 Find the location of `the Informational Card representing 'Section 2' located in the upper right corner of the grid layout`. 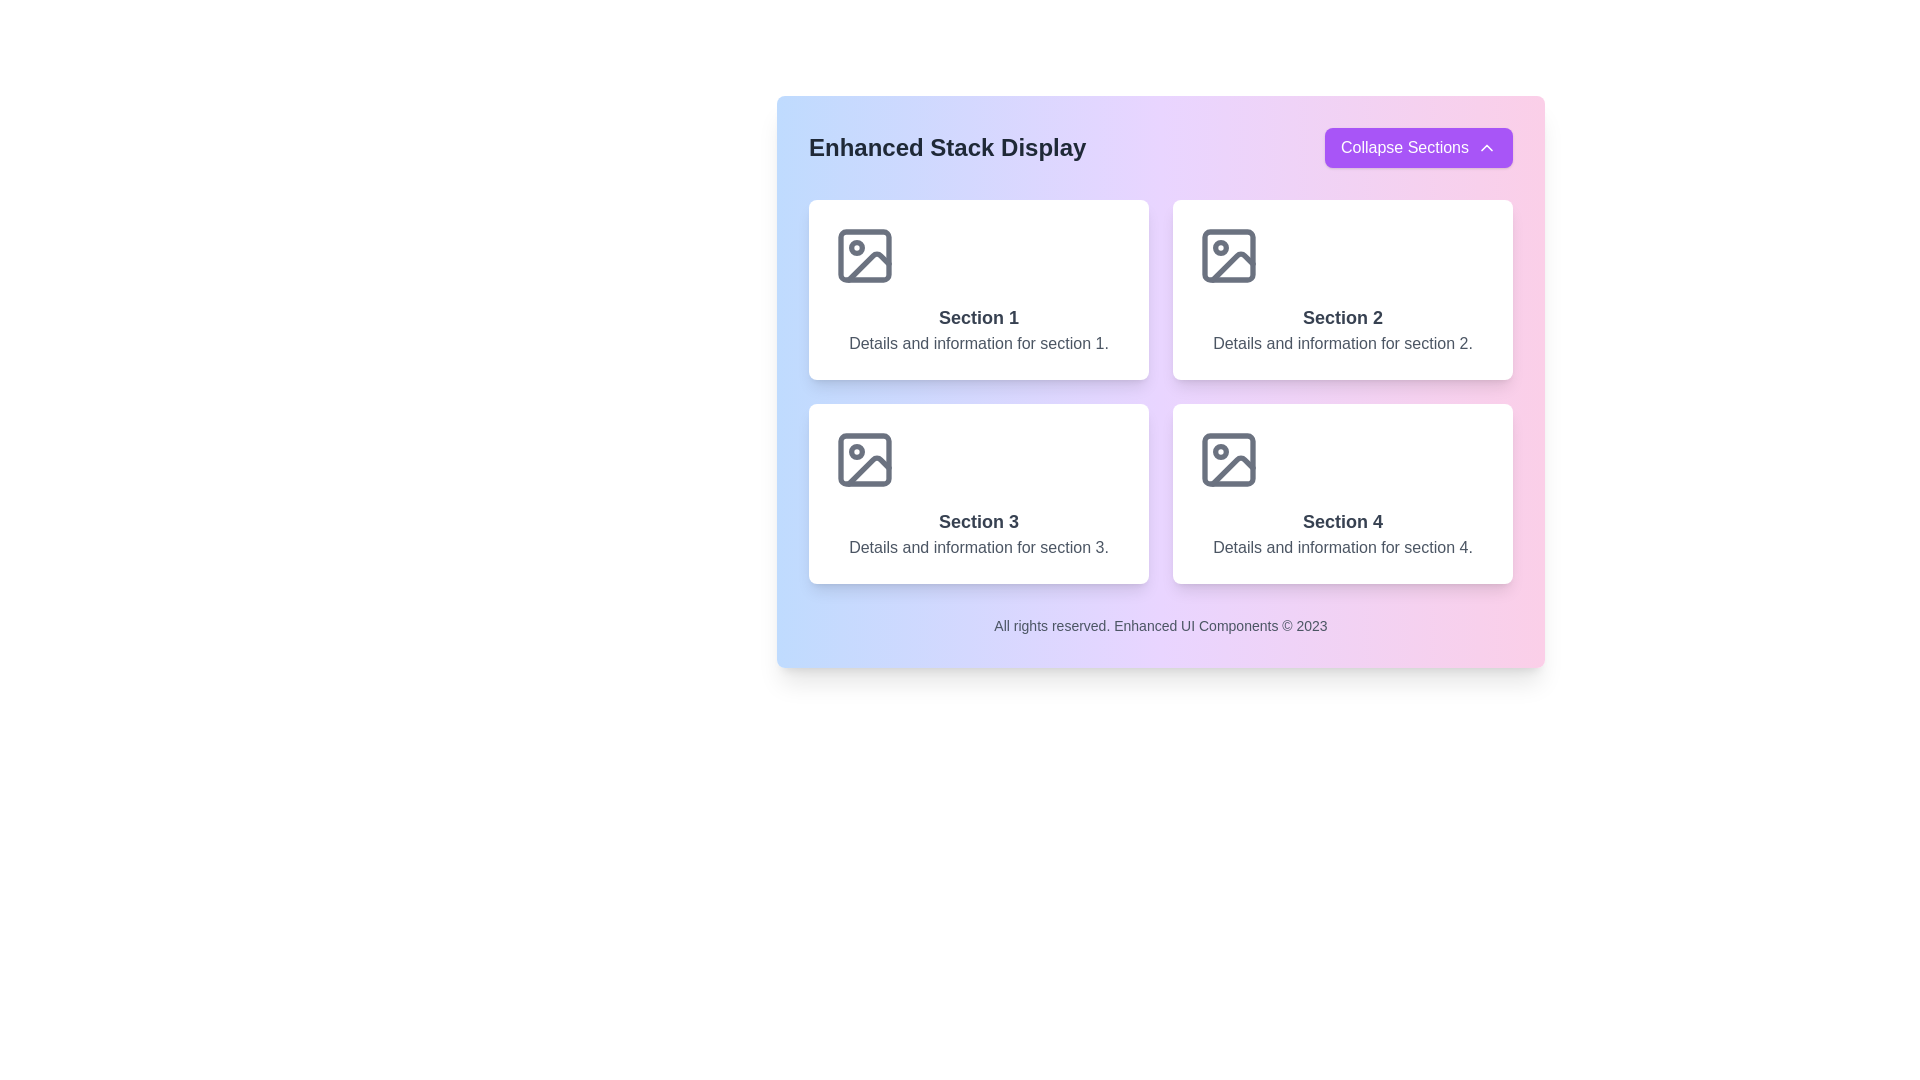

the Informational Card representing 'Section 2' located in the upper right corner of the grid layout is located at coordinates (1343, 289).